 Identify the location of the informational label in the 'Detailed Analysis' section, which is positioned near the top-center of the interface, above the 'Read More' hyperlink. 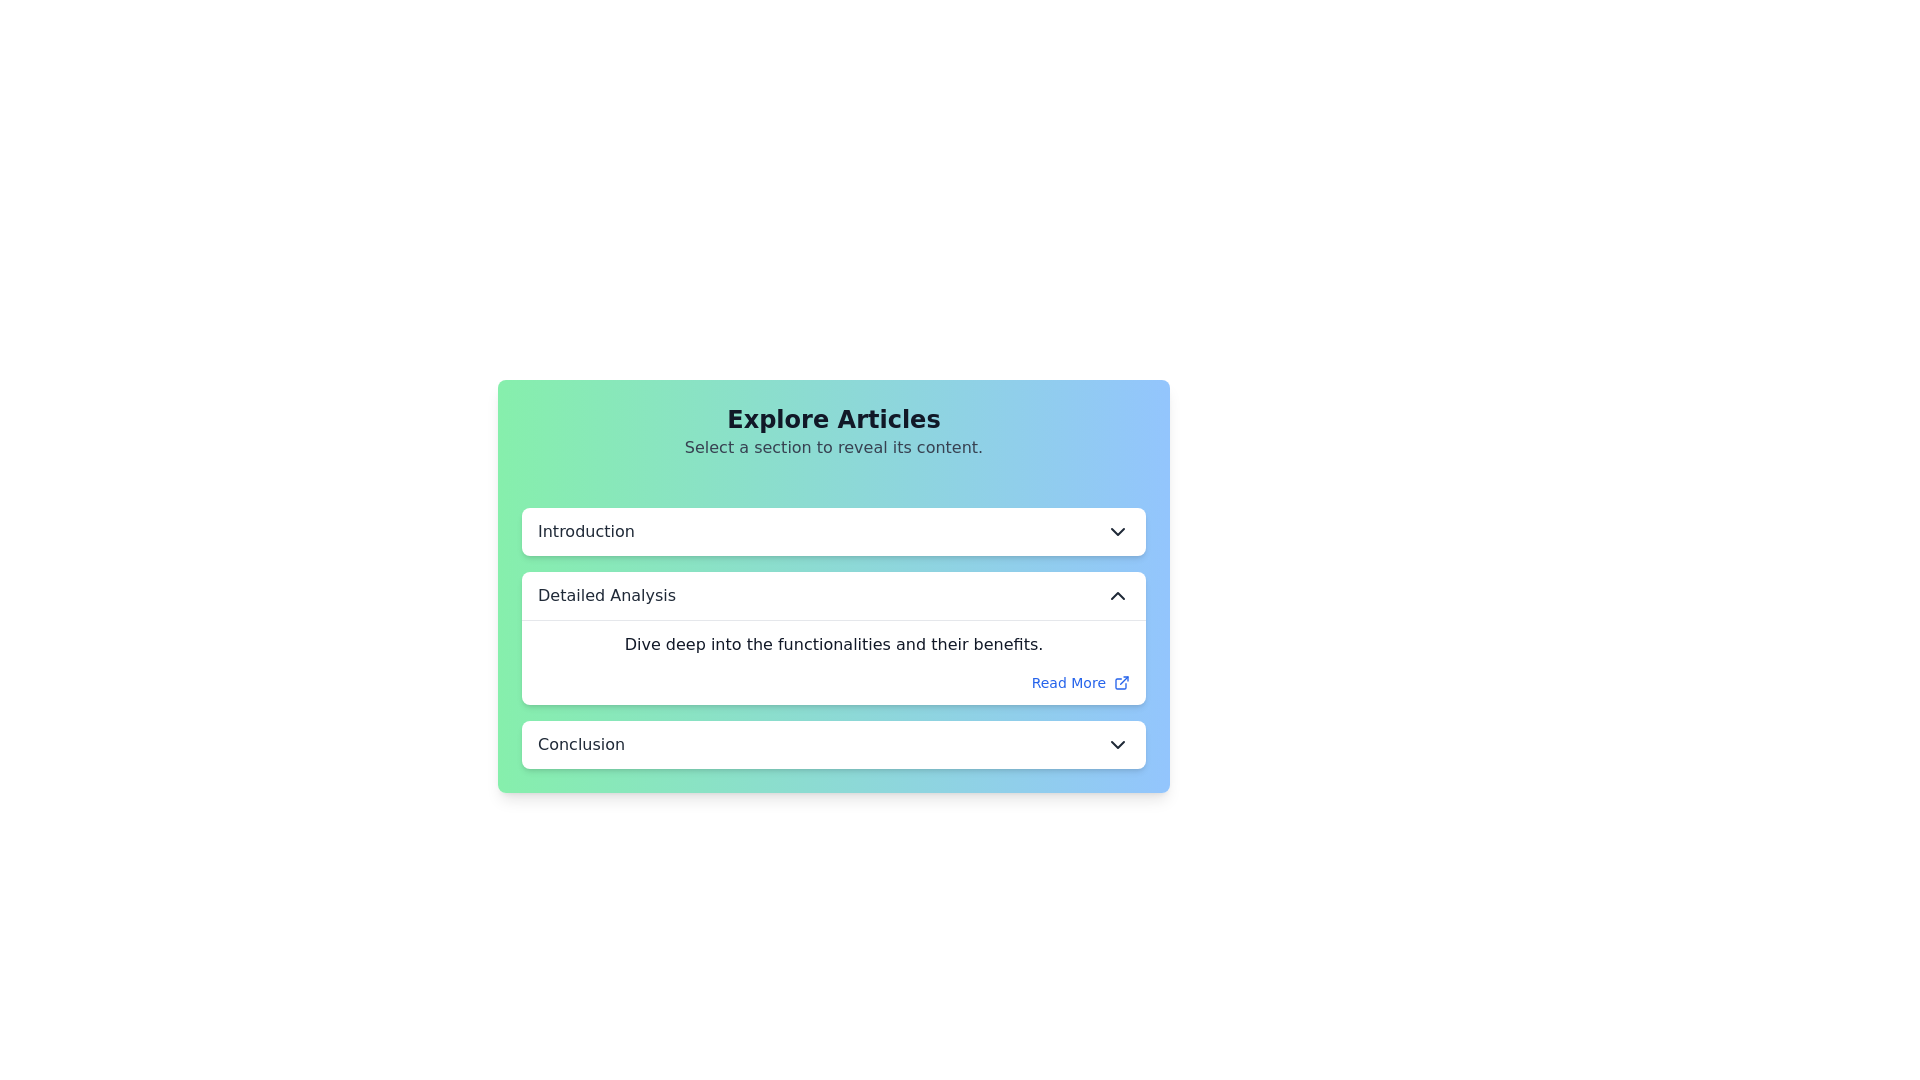
(834, 644).